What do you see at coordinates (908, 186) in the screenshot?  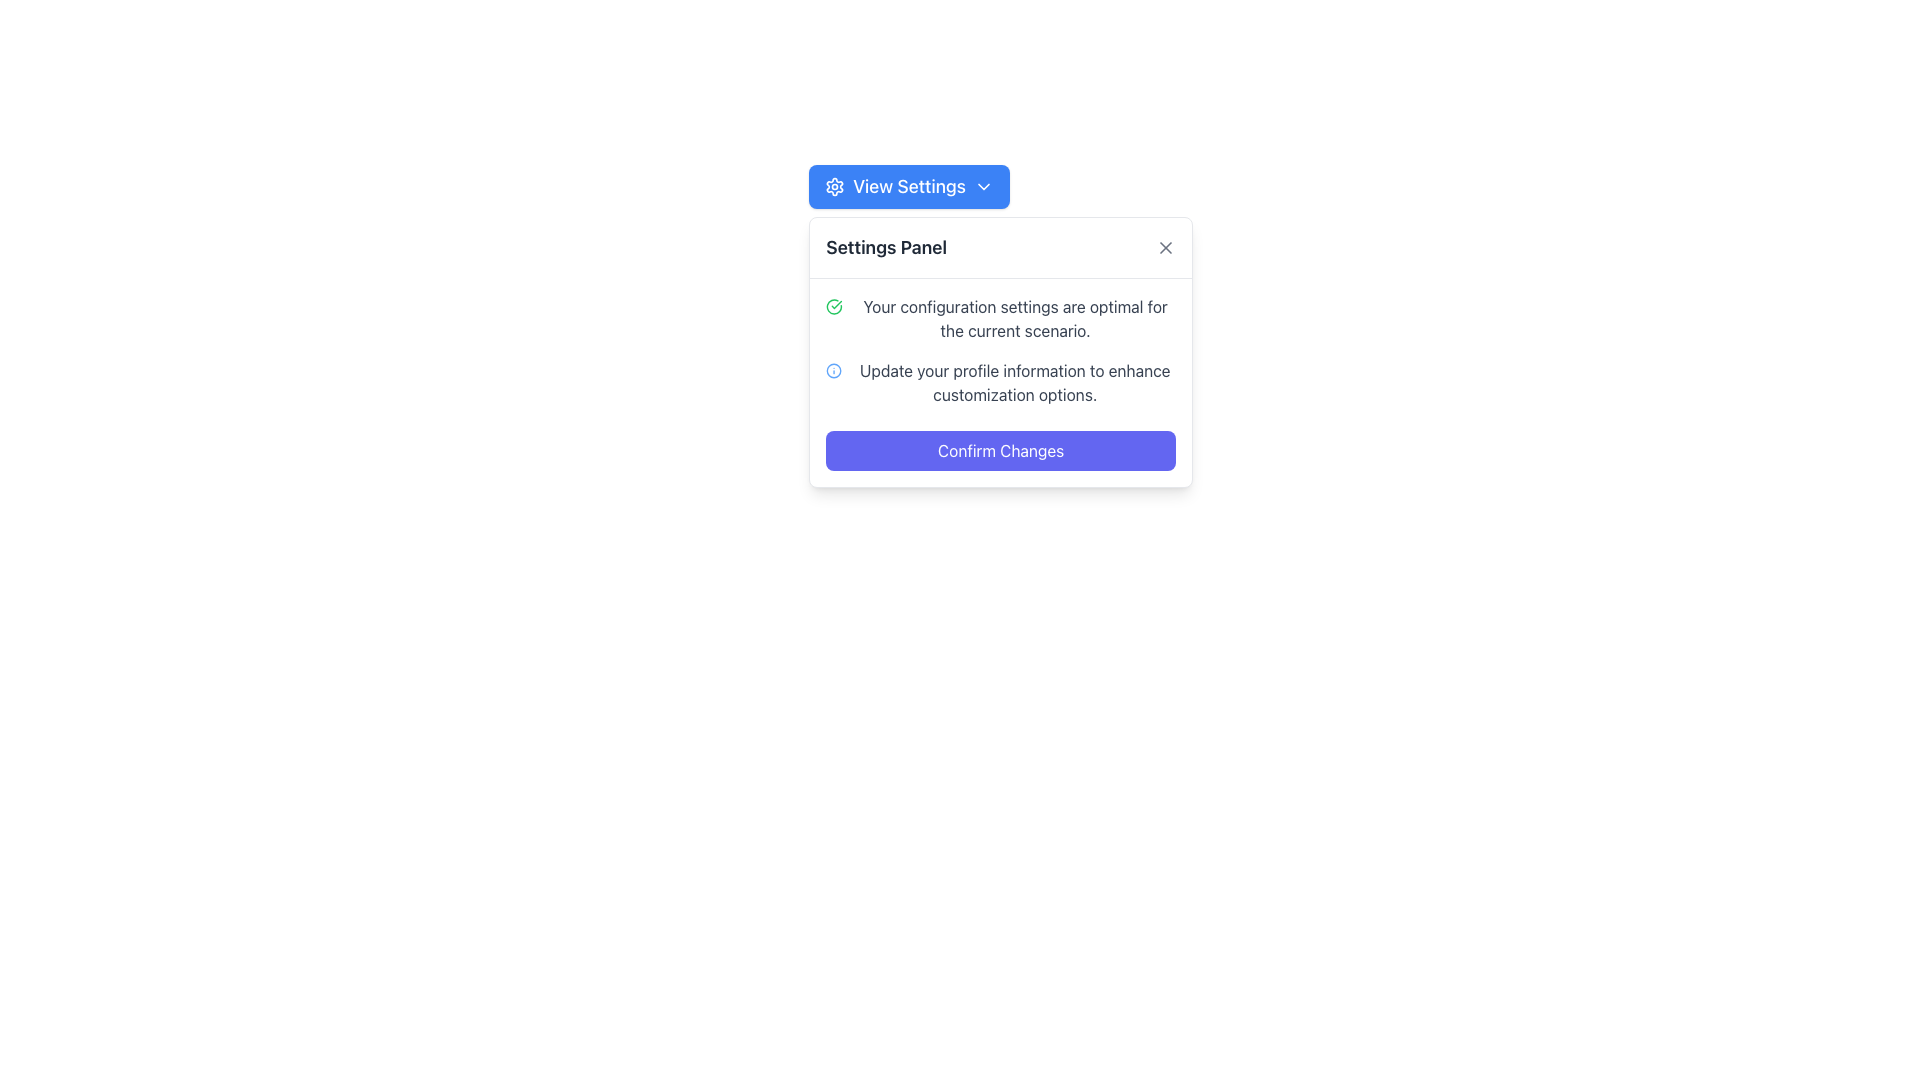 I see `the settings toggle button located at the top of the panel interface` at bounding box center [908, 186].